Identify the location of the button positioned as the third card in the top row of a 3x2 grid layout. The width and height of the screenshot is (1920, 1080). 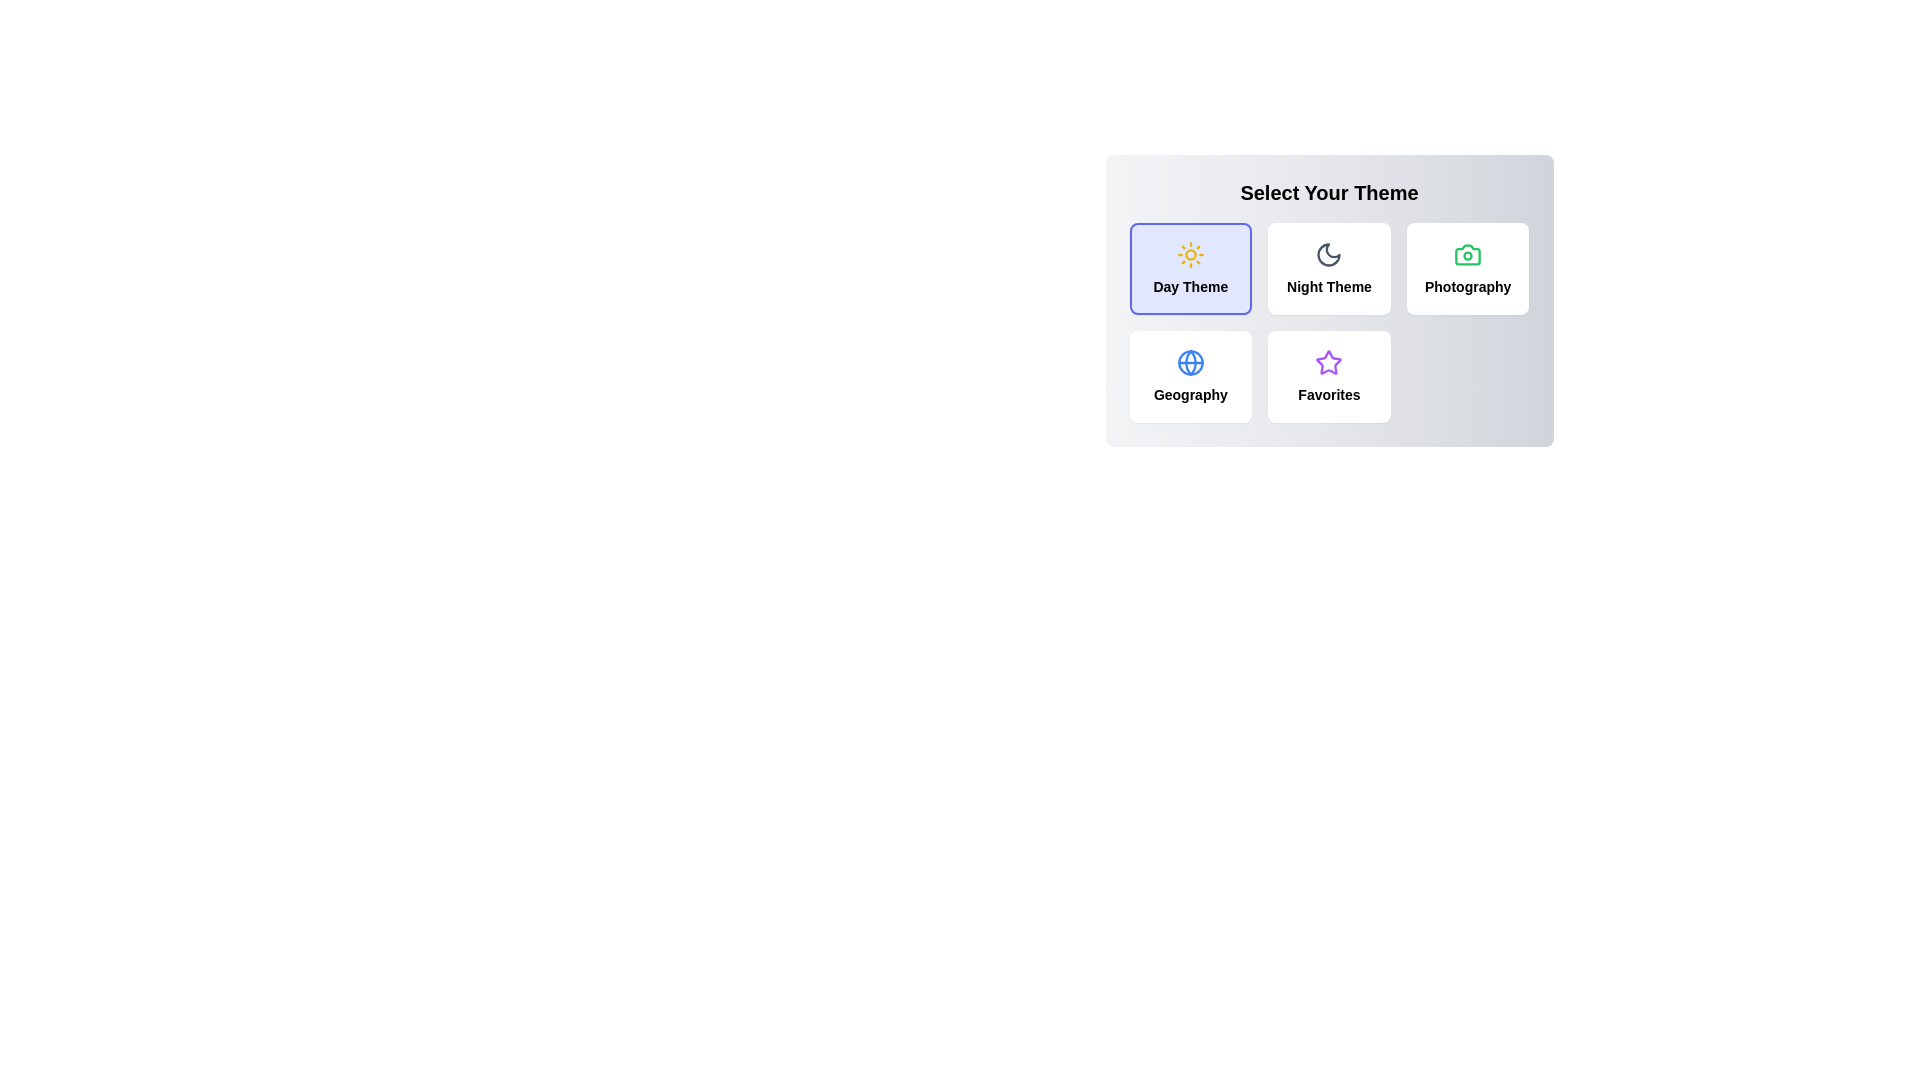
(1468, 268).